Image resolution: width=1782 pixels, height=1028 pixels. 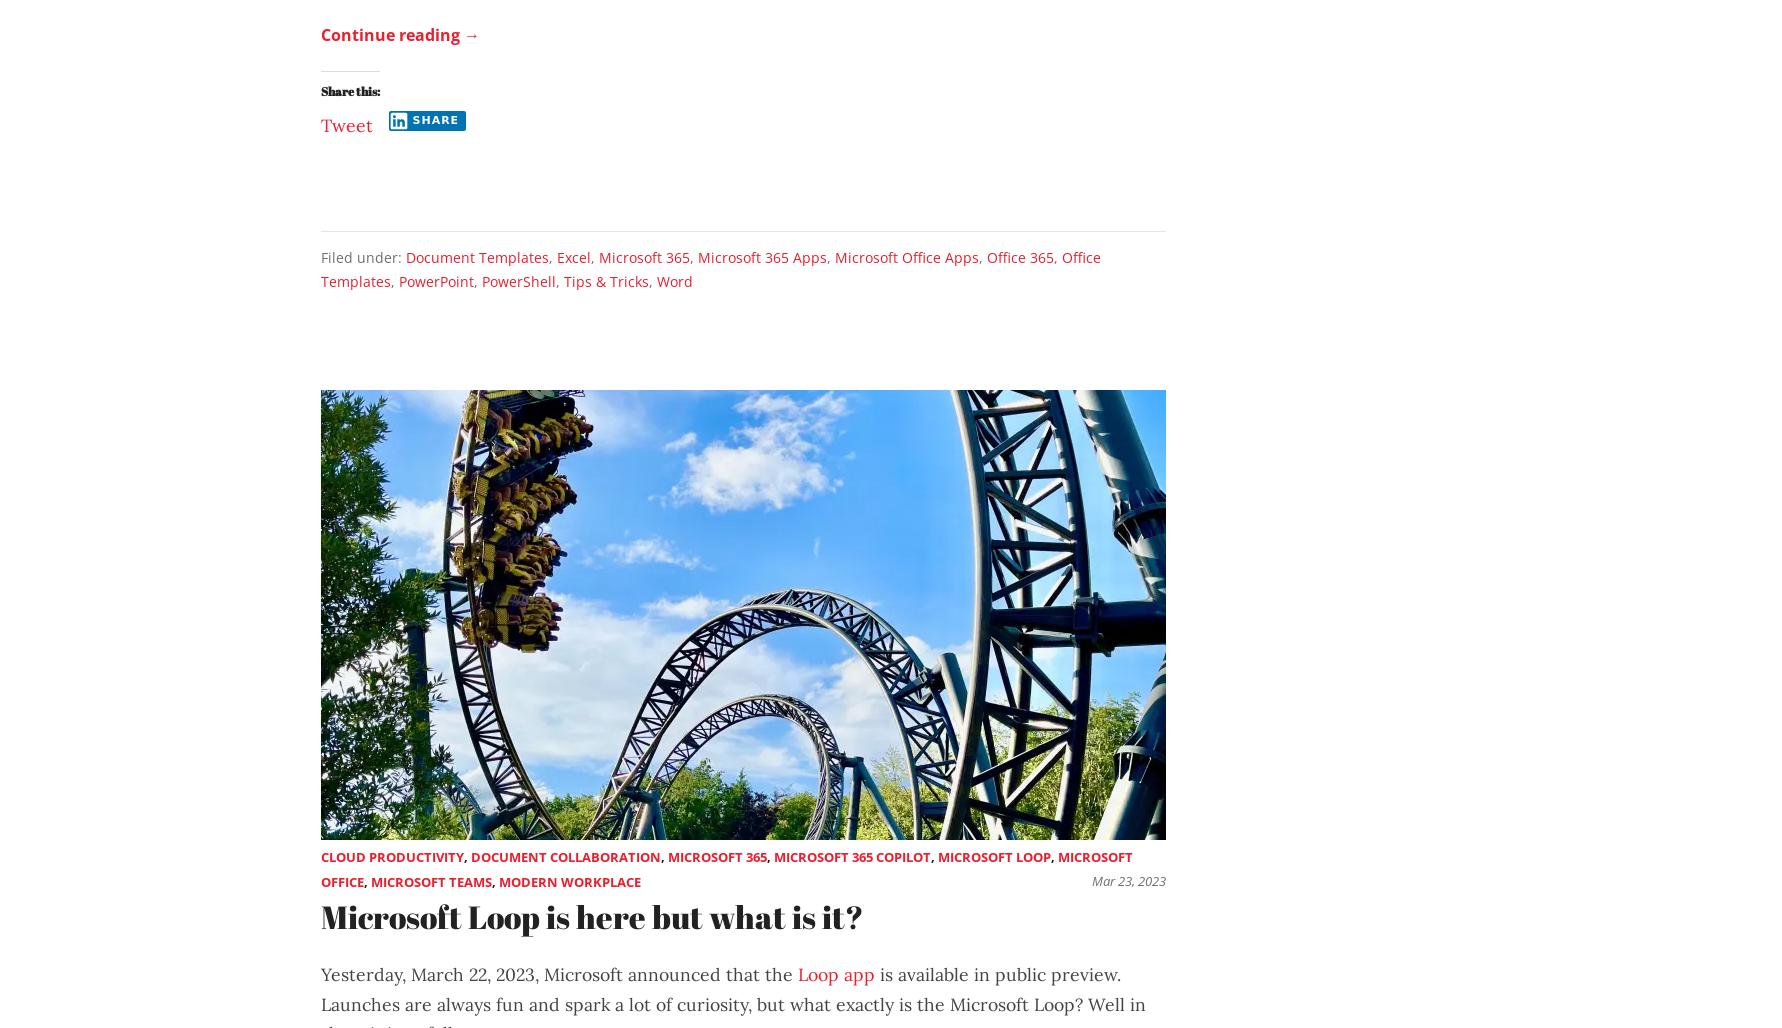 I want to click on 'Filed under:', so click(x=363, y=255).